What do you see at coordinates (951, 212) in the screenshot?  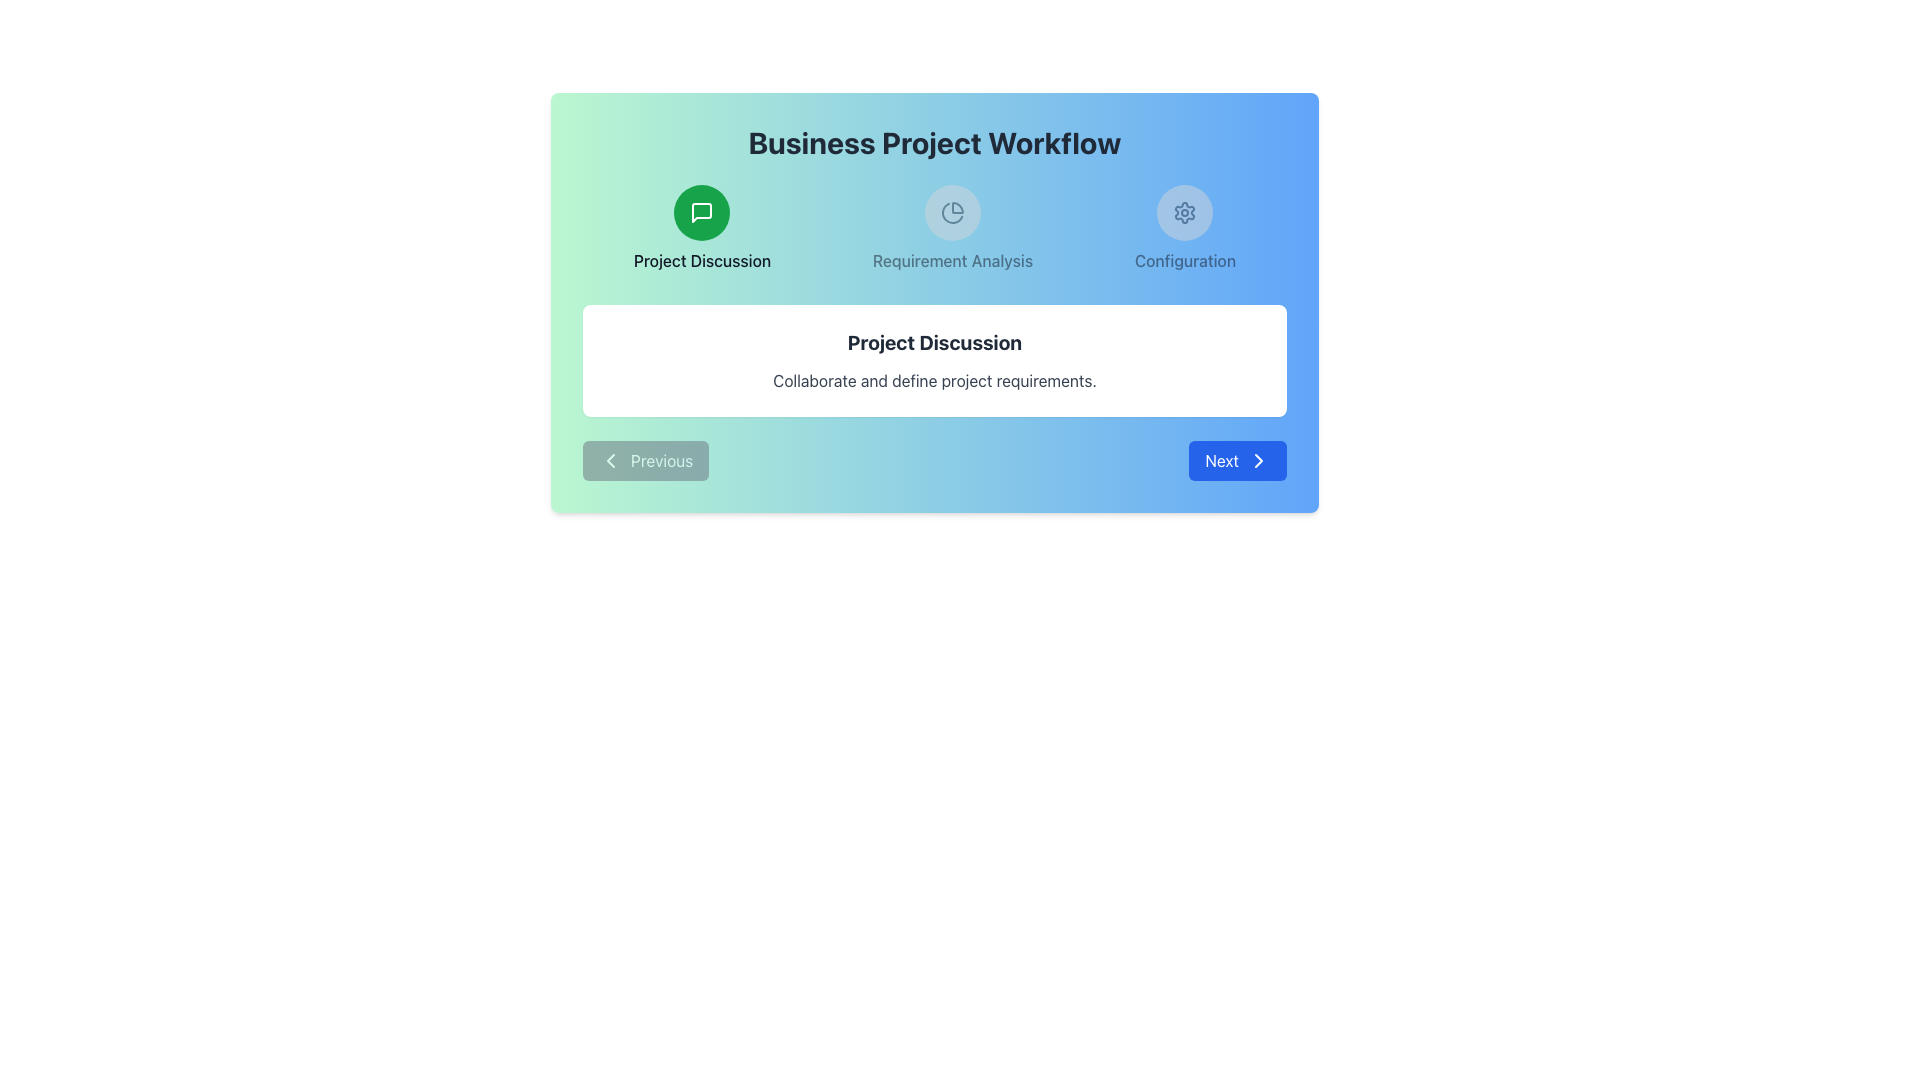 I see `the pie chart icon, which is styled with a circular outline and a highlighted segment, centrally located within a light gray circular background` at bounding box center [951, 212].